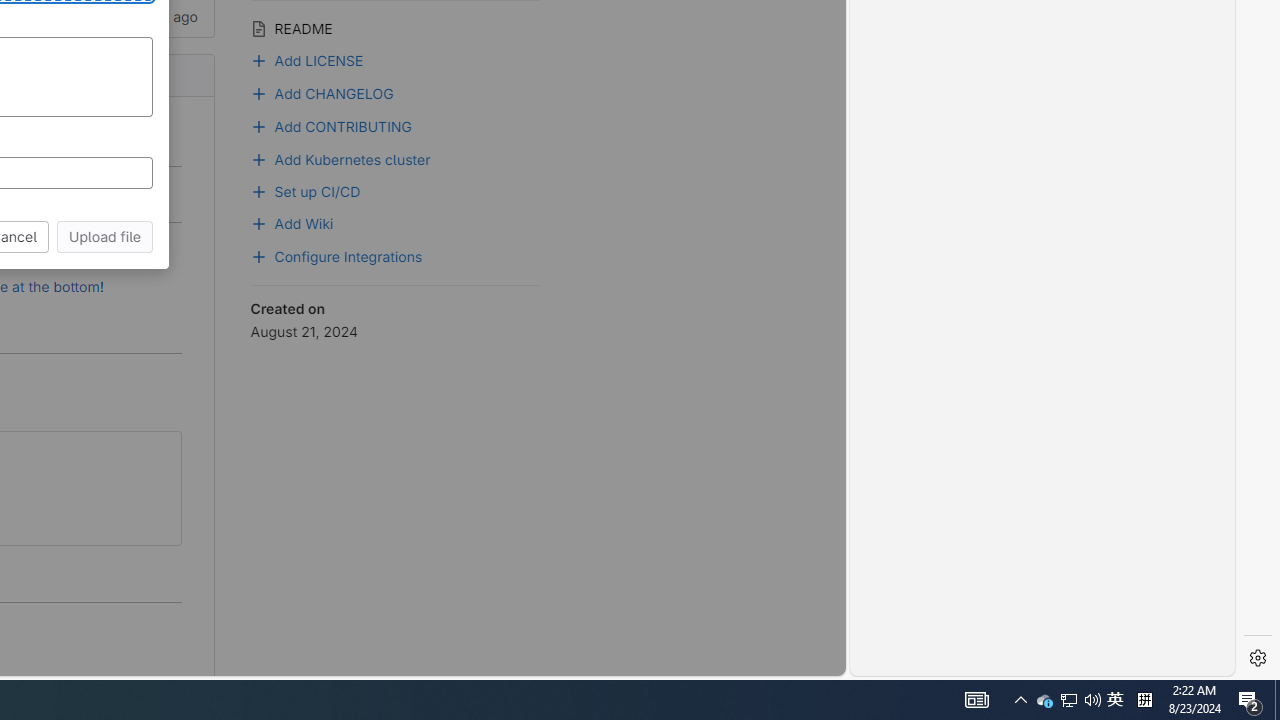 The image size is (1280, 720). What do you see at coordinates (395, 189) in the screenshot?
I see `'Set up CI/CD'` at bounding box center [395, 189].